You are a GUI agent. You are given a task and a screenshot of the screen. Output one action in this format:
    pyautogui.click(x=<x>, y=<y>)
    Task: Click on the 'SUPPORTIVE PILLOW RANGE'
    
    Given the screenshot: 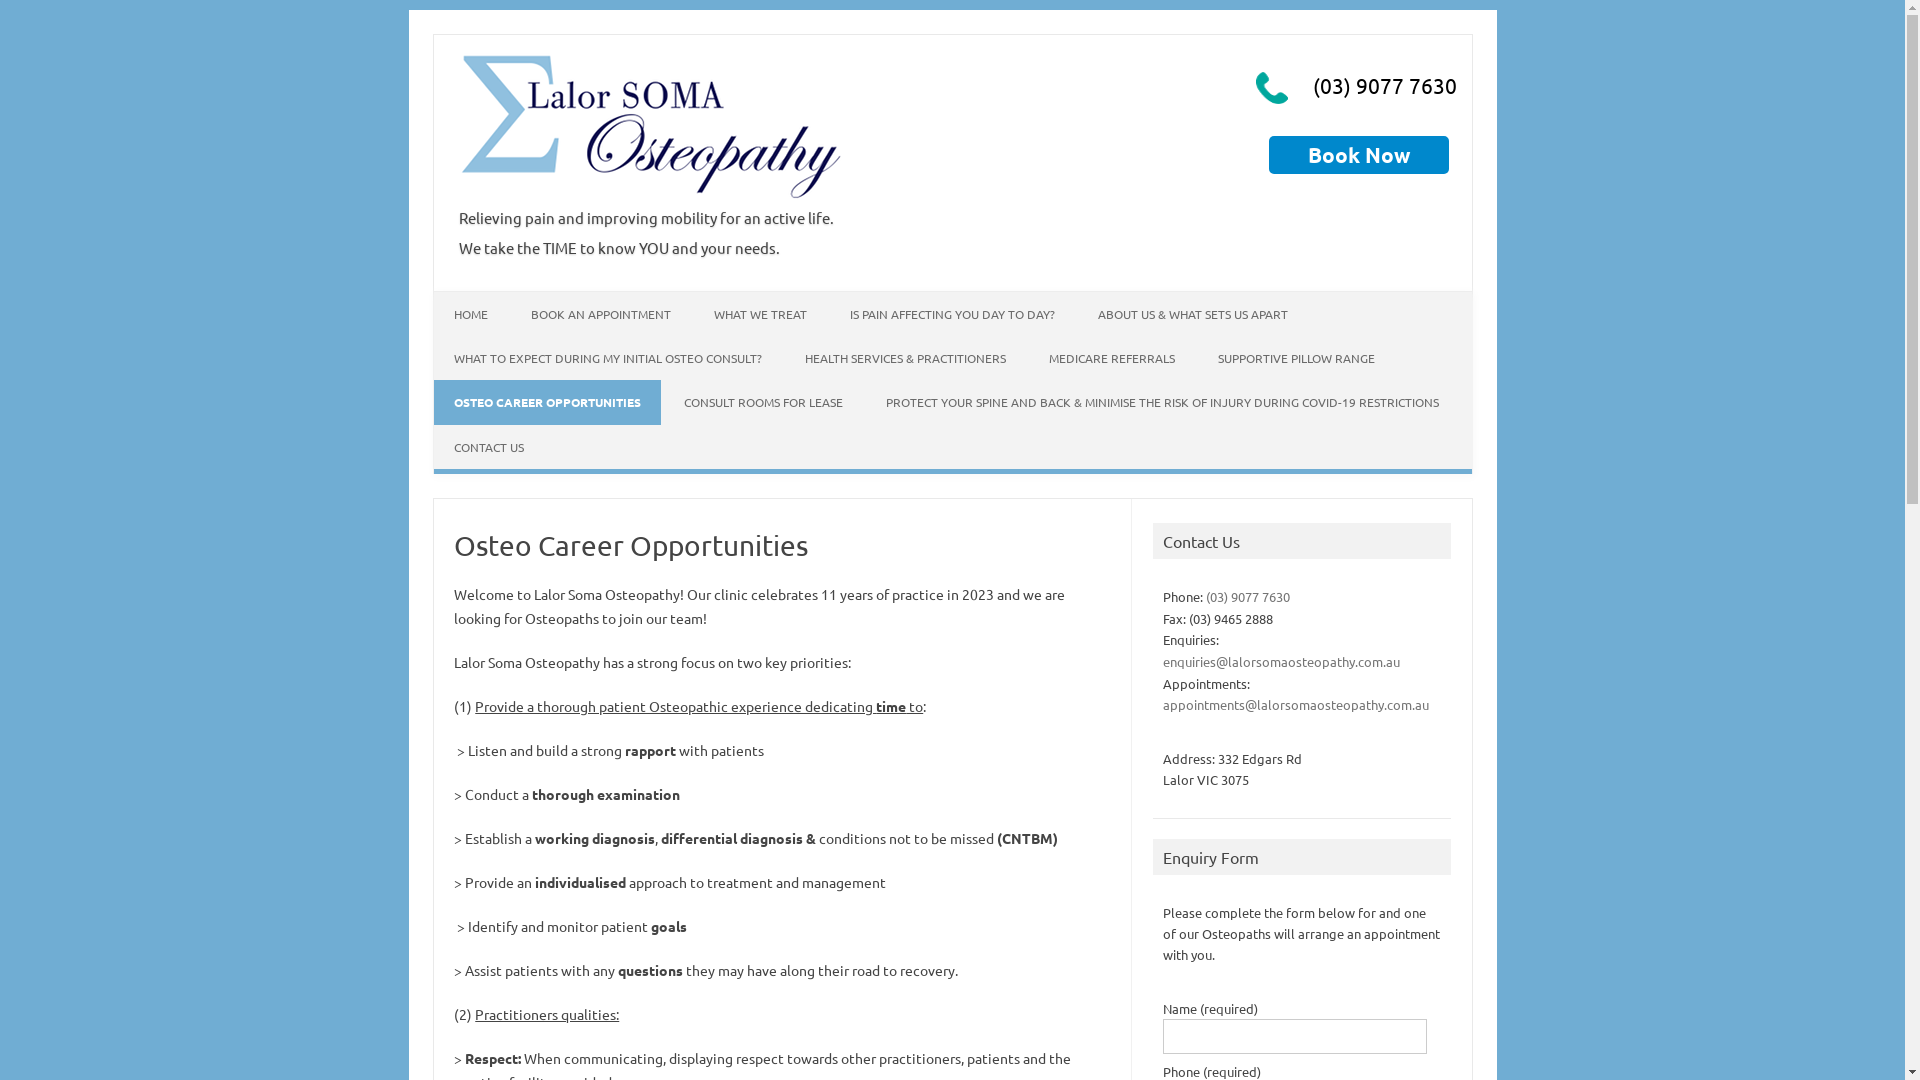 What is the action you would take?
    pyautogui.click(x=1296, y=357)
    